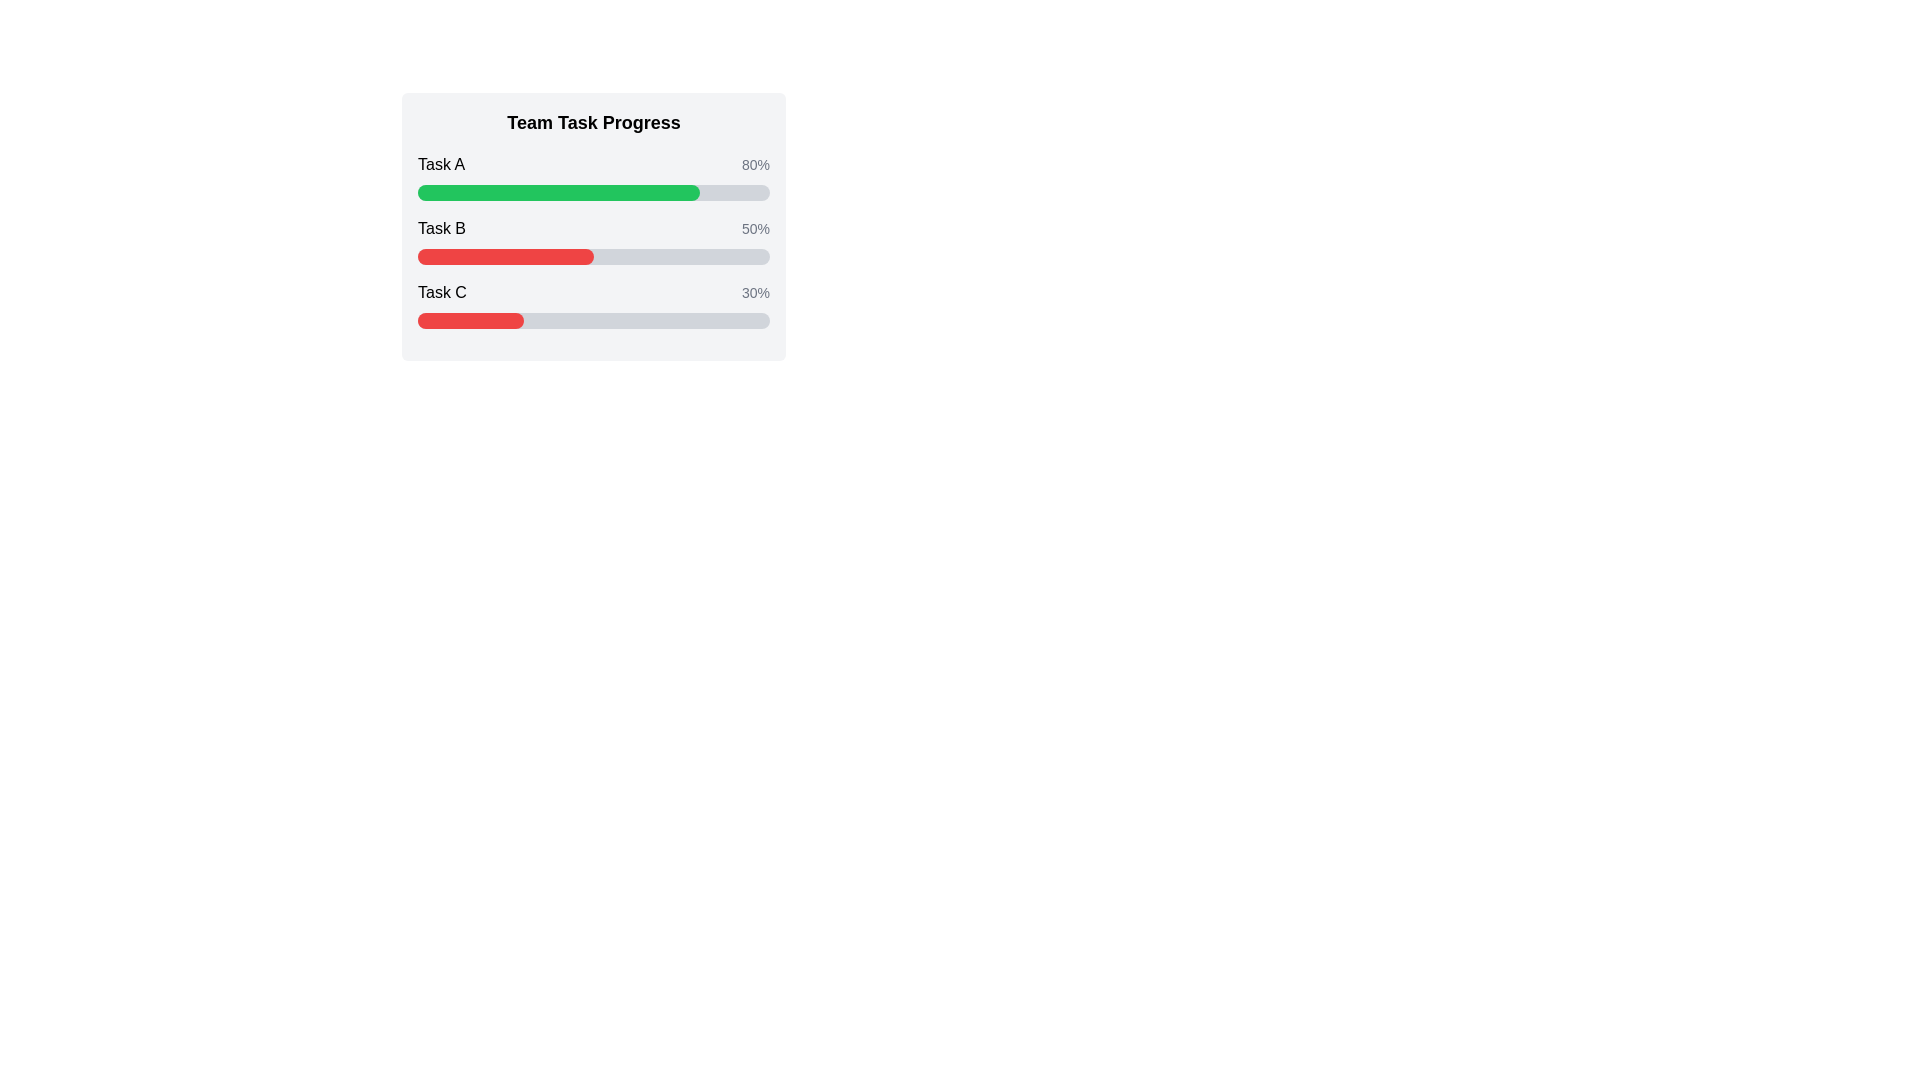 This screenshot has height=1080, width=1920. What do you see at coordinates (469, 319) in the screenshot?
I see `the leftmost red progress bar segment of Task C, which is styled with rounded edges and represents a portion of progress` at bounding box center [469, 319].